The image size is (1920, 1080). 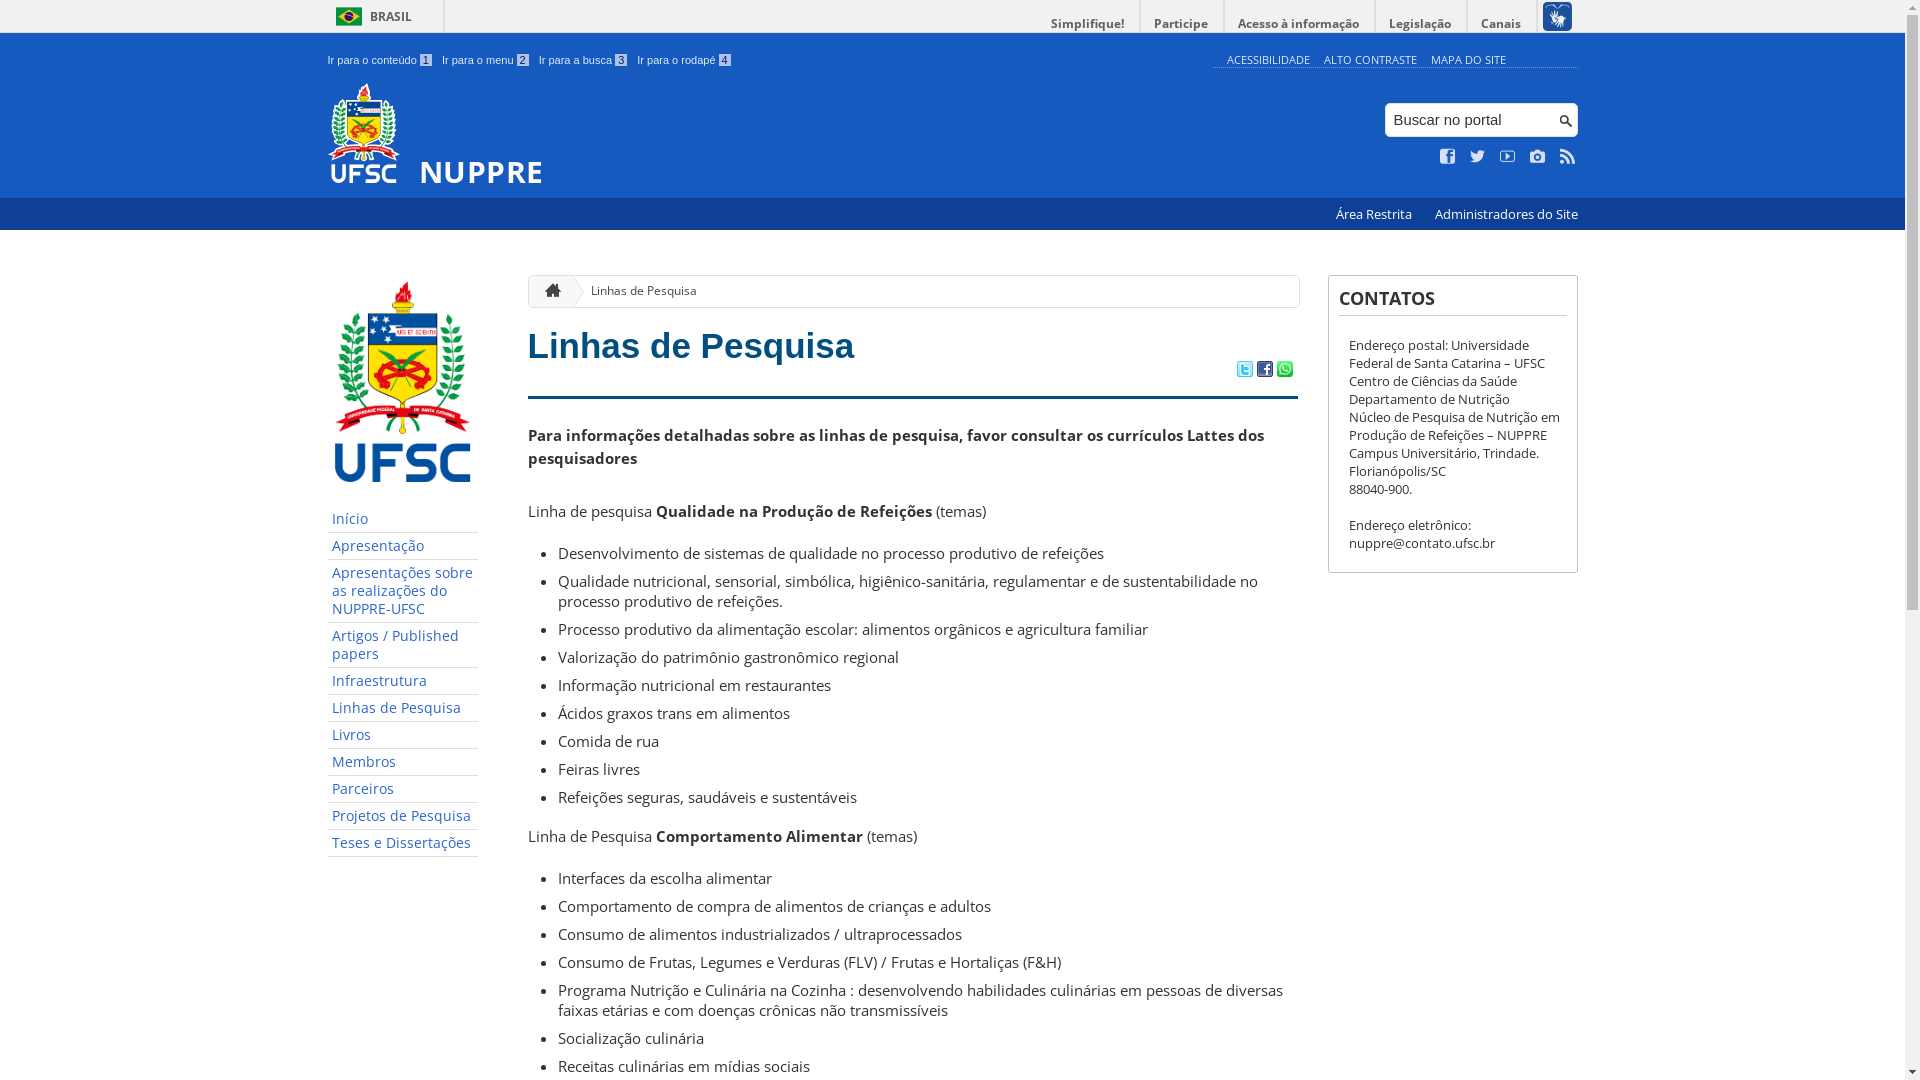 What do you see at coordinates (402, 735) in the screenshot?
I see `'Livros'` at bounding box center [402, 735].